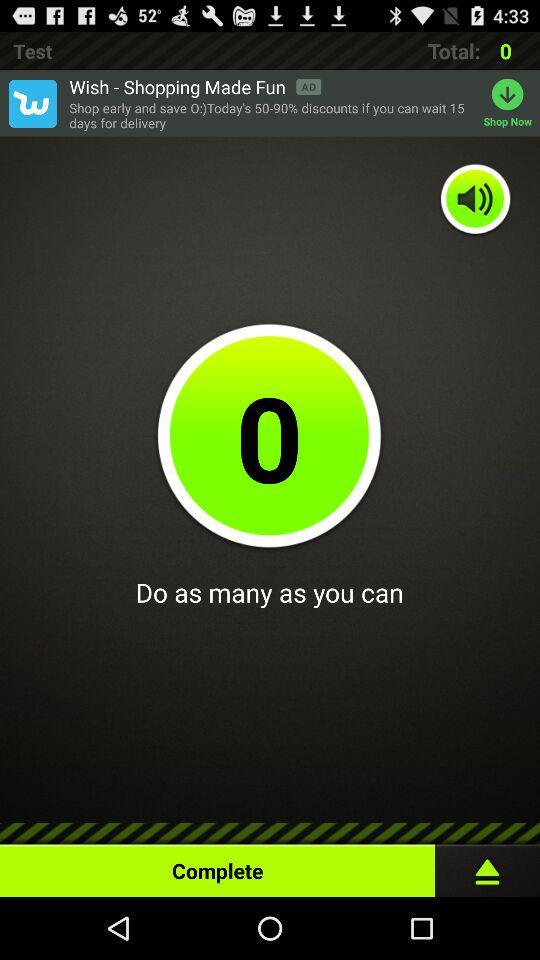 This screenshot has width=540, height=960. What do you see at coordinates (31, 103) in the screenshot?
I see `open advert` at bounding box center [31, 103].